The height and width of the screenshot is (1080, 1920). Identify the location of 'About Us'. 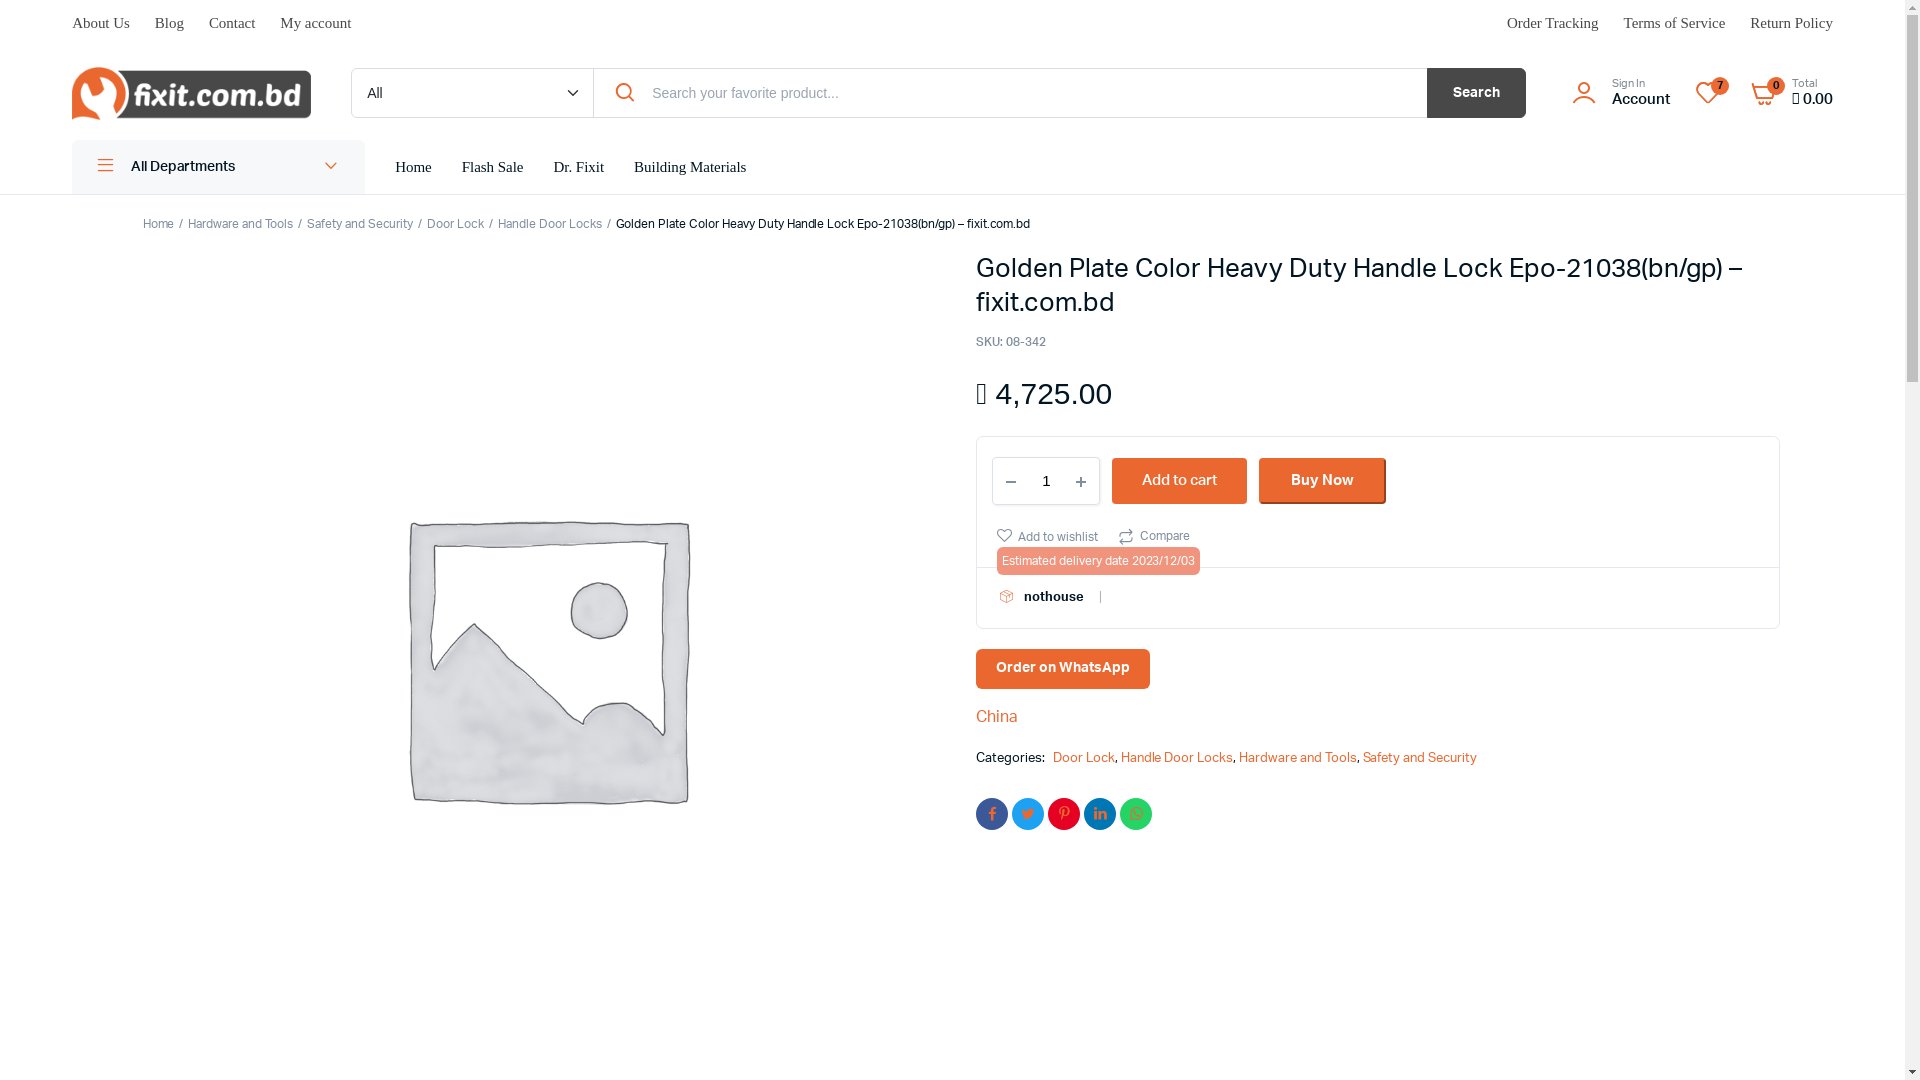
(72, 23).